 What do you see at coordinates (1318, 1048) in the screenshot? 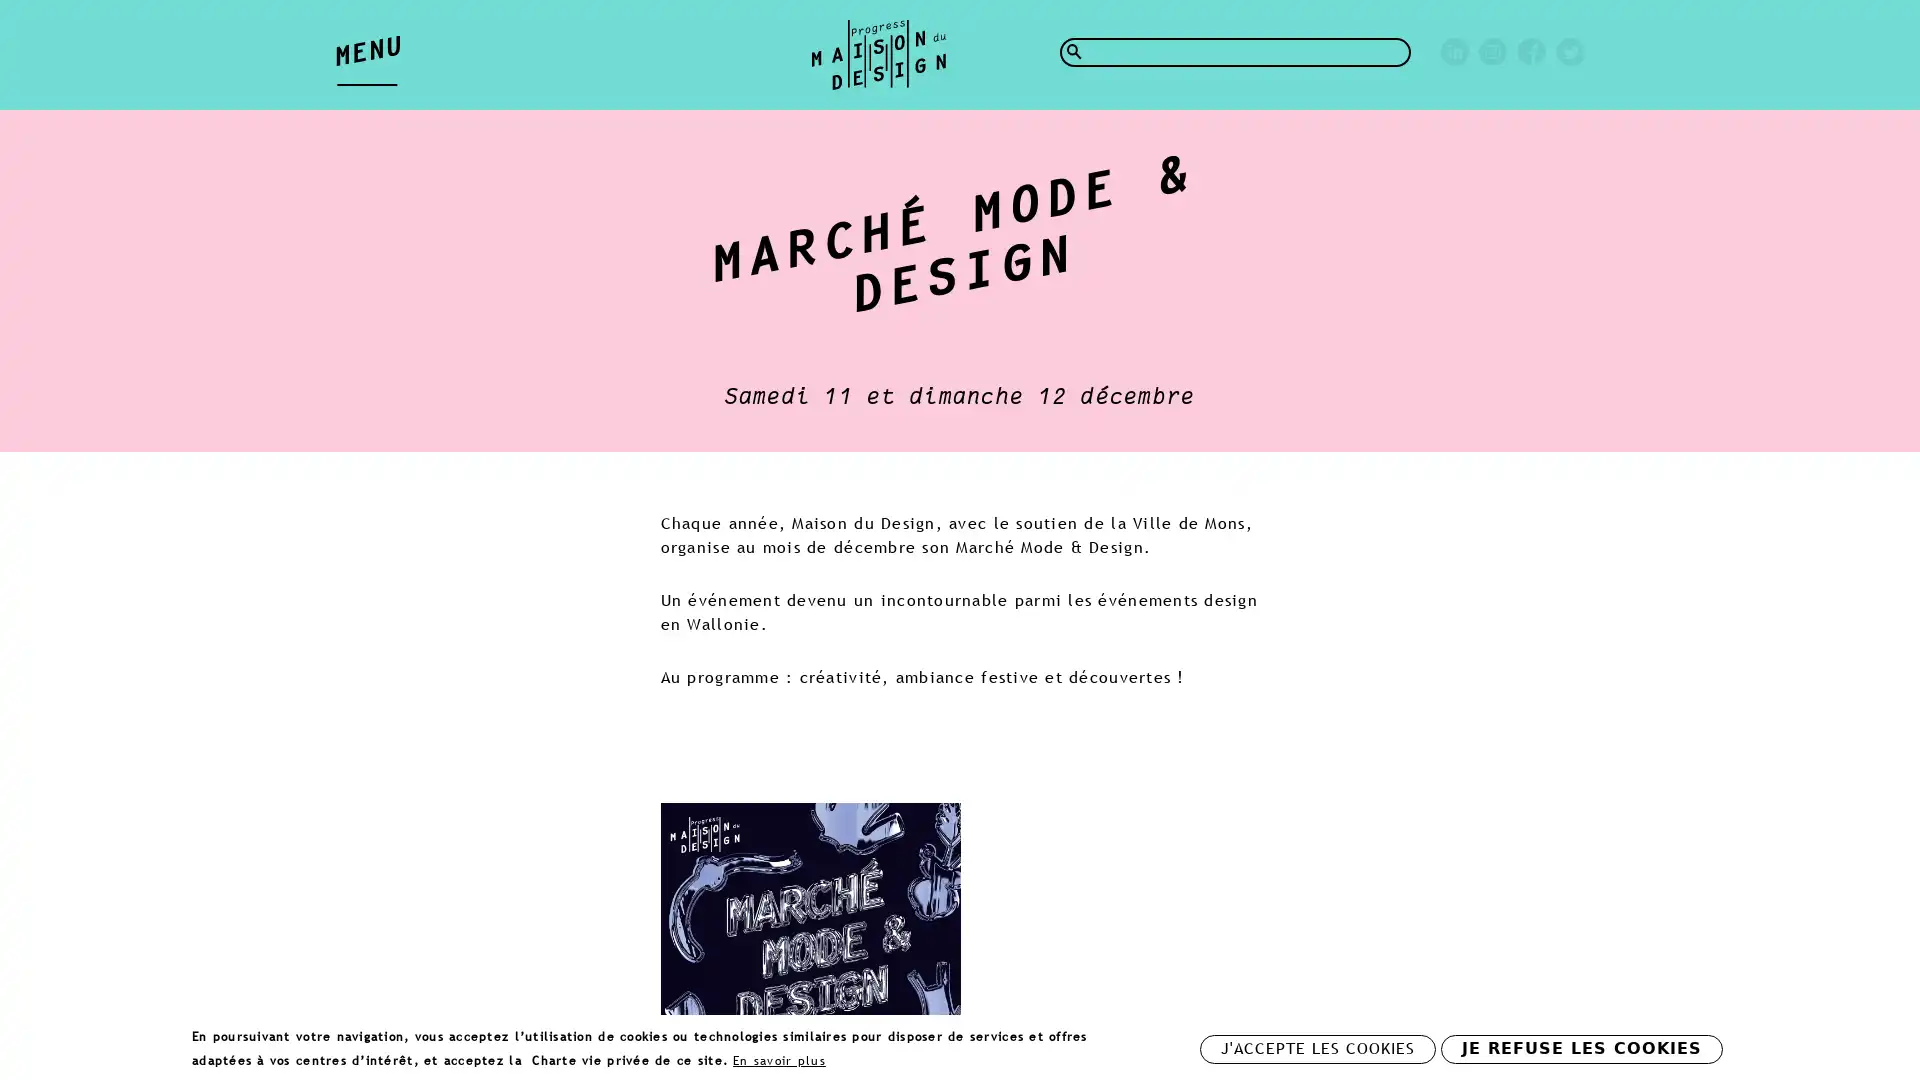
I see `J'ACCEPTE LES COOKIES` at bounding box center [1318, 1048].